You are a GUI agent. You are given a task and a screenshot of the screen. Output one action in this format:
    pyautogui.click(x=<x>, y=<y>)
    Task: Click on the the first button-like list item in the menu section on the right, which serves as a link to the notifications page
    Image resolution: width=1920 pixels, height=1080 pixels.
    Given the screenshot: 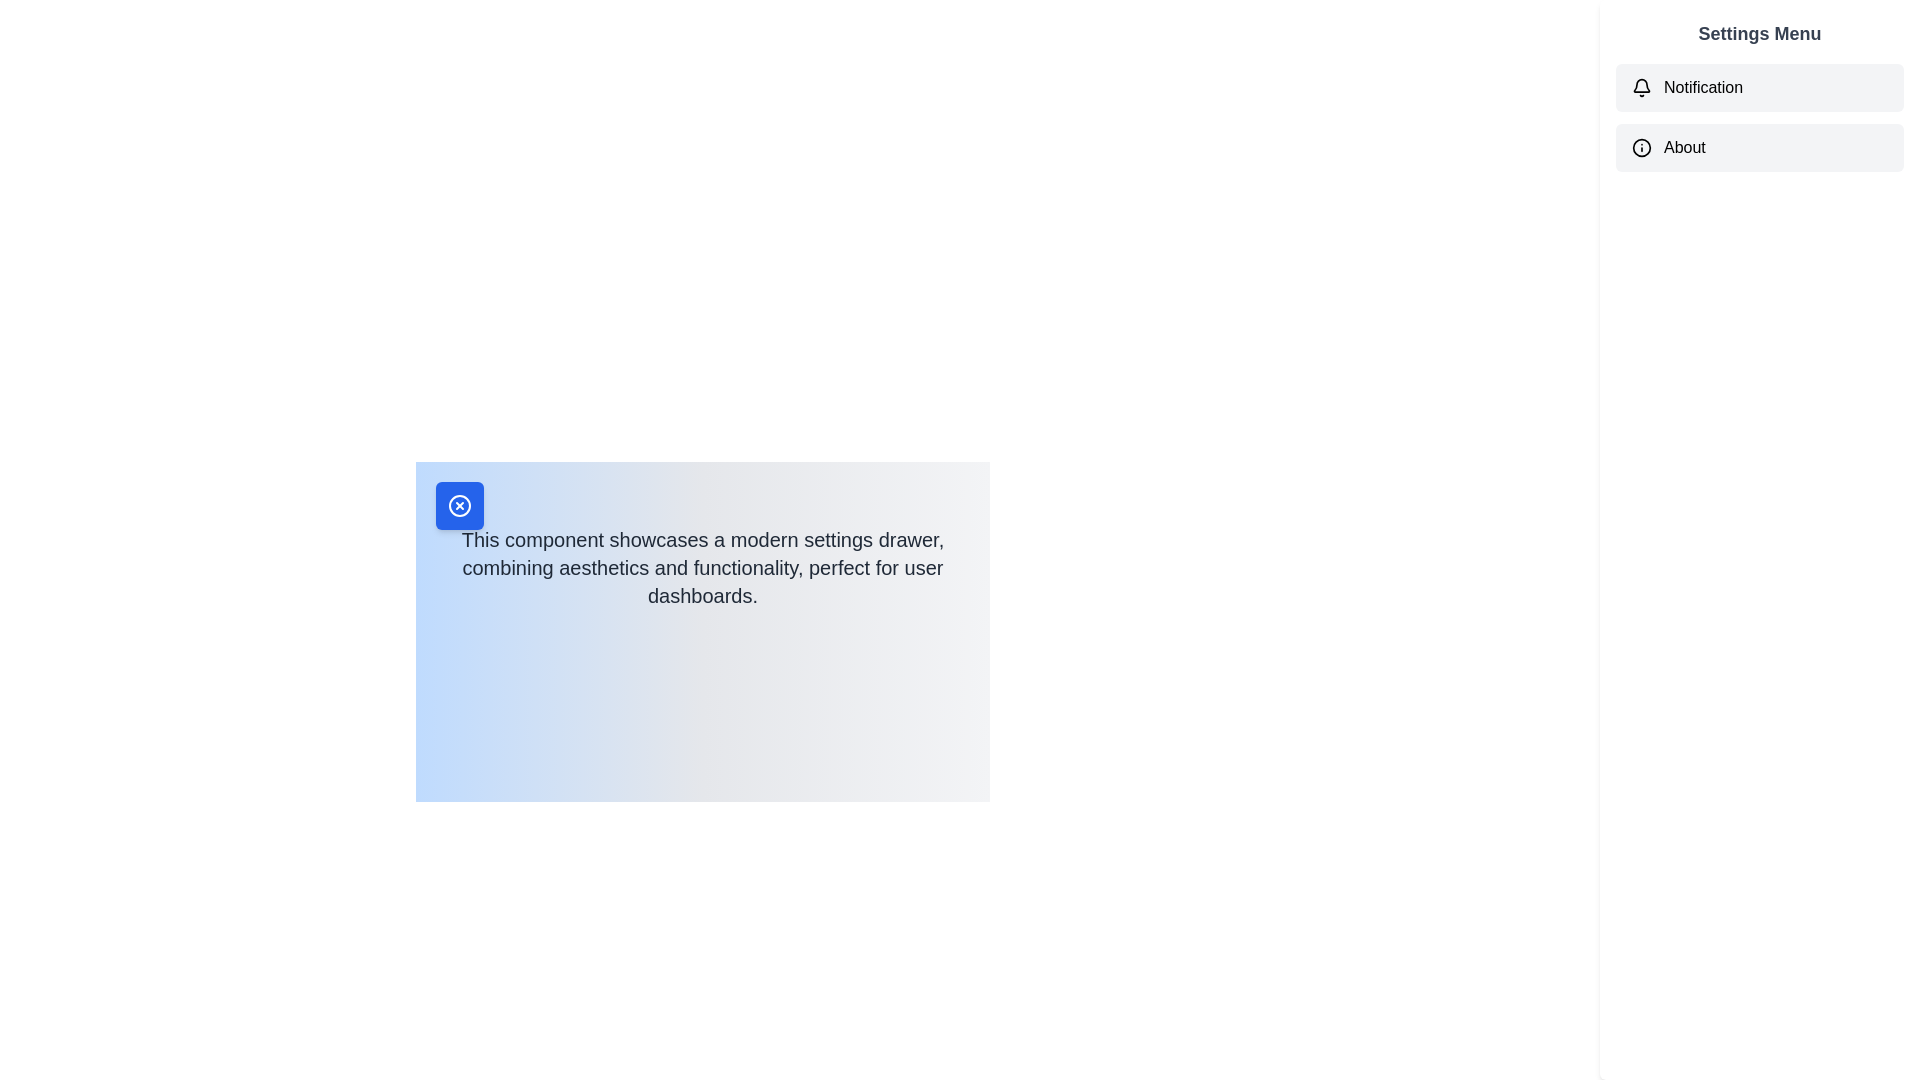 What is the action you would take?
    pyautogui.click(x=1760, y=87)
    